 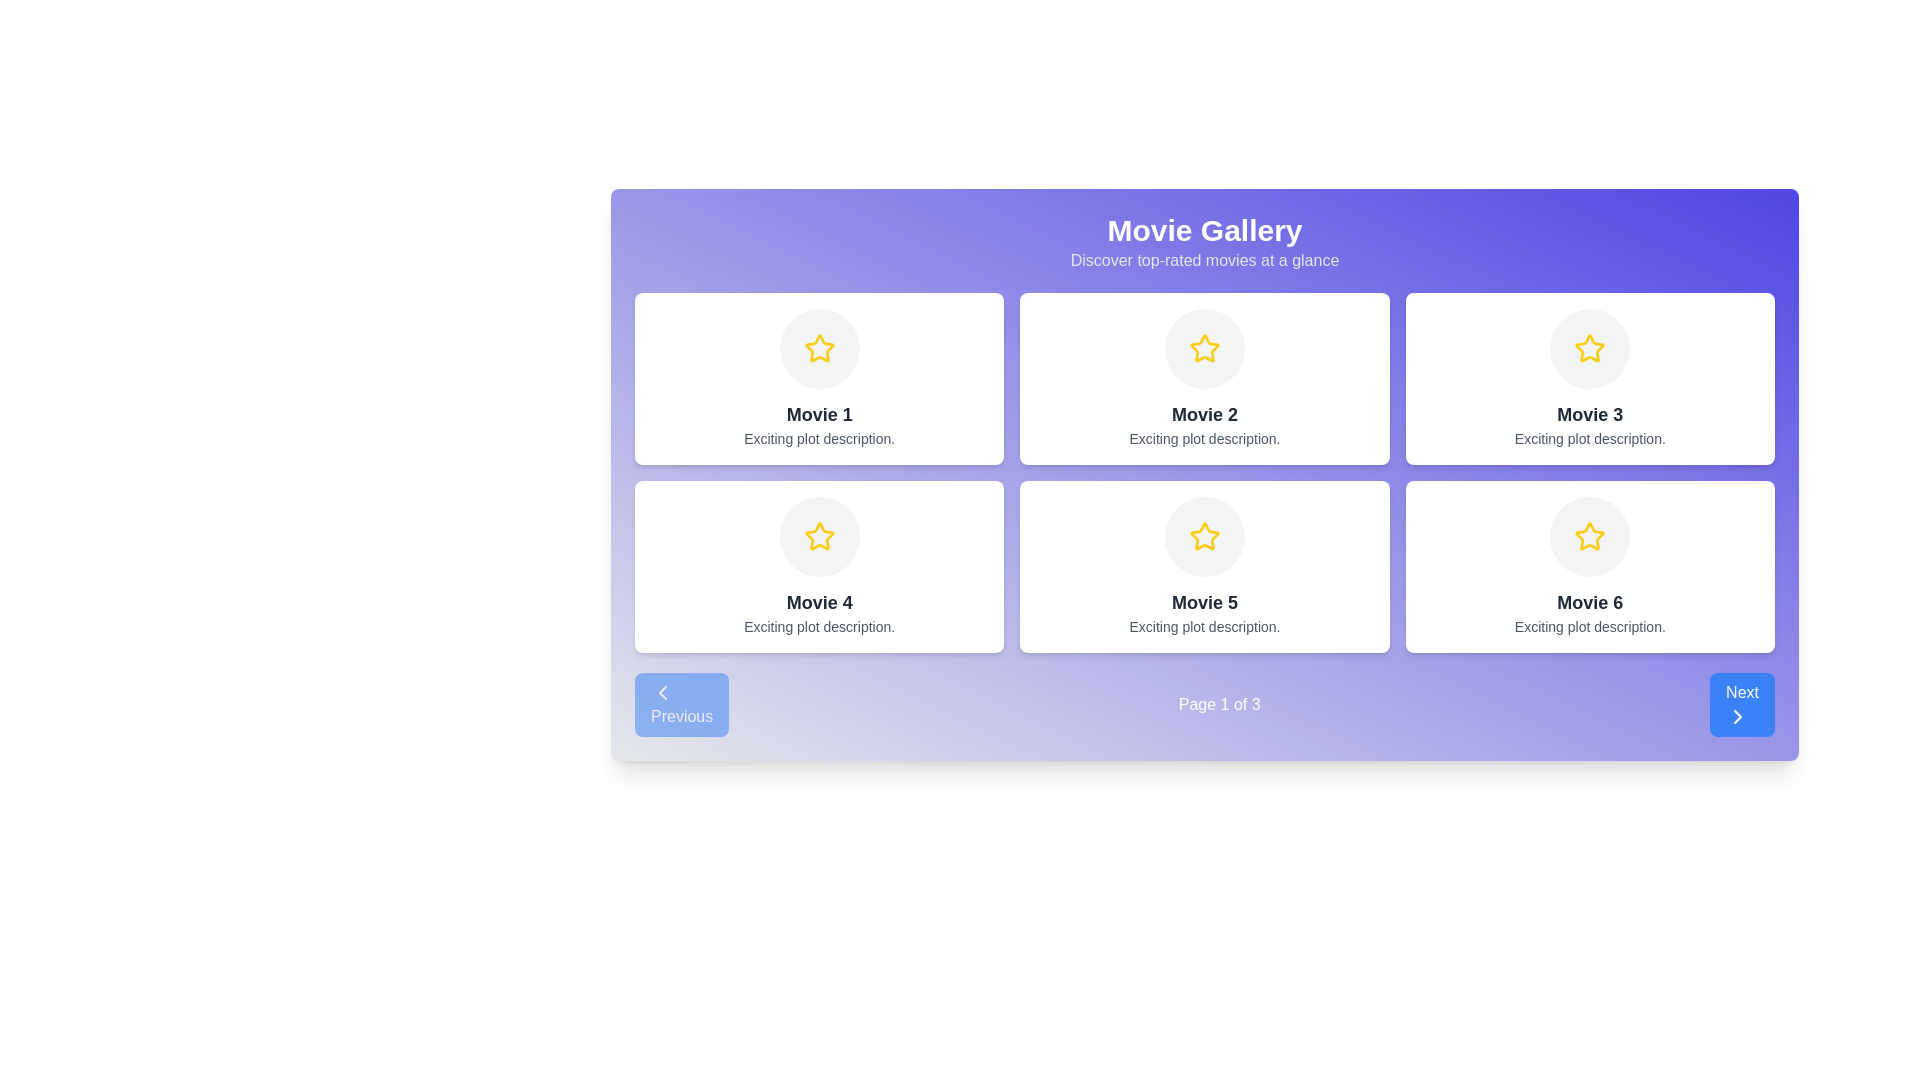 I want to click on the text label displaying 'Exciting plot description.' which is styled with 'text-sm text-gray-600' and is located directly below the title 'Movie 5', so click(x=1203, y=626).